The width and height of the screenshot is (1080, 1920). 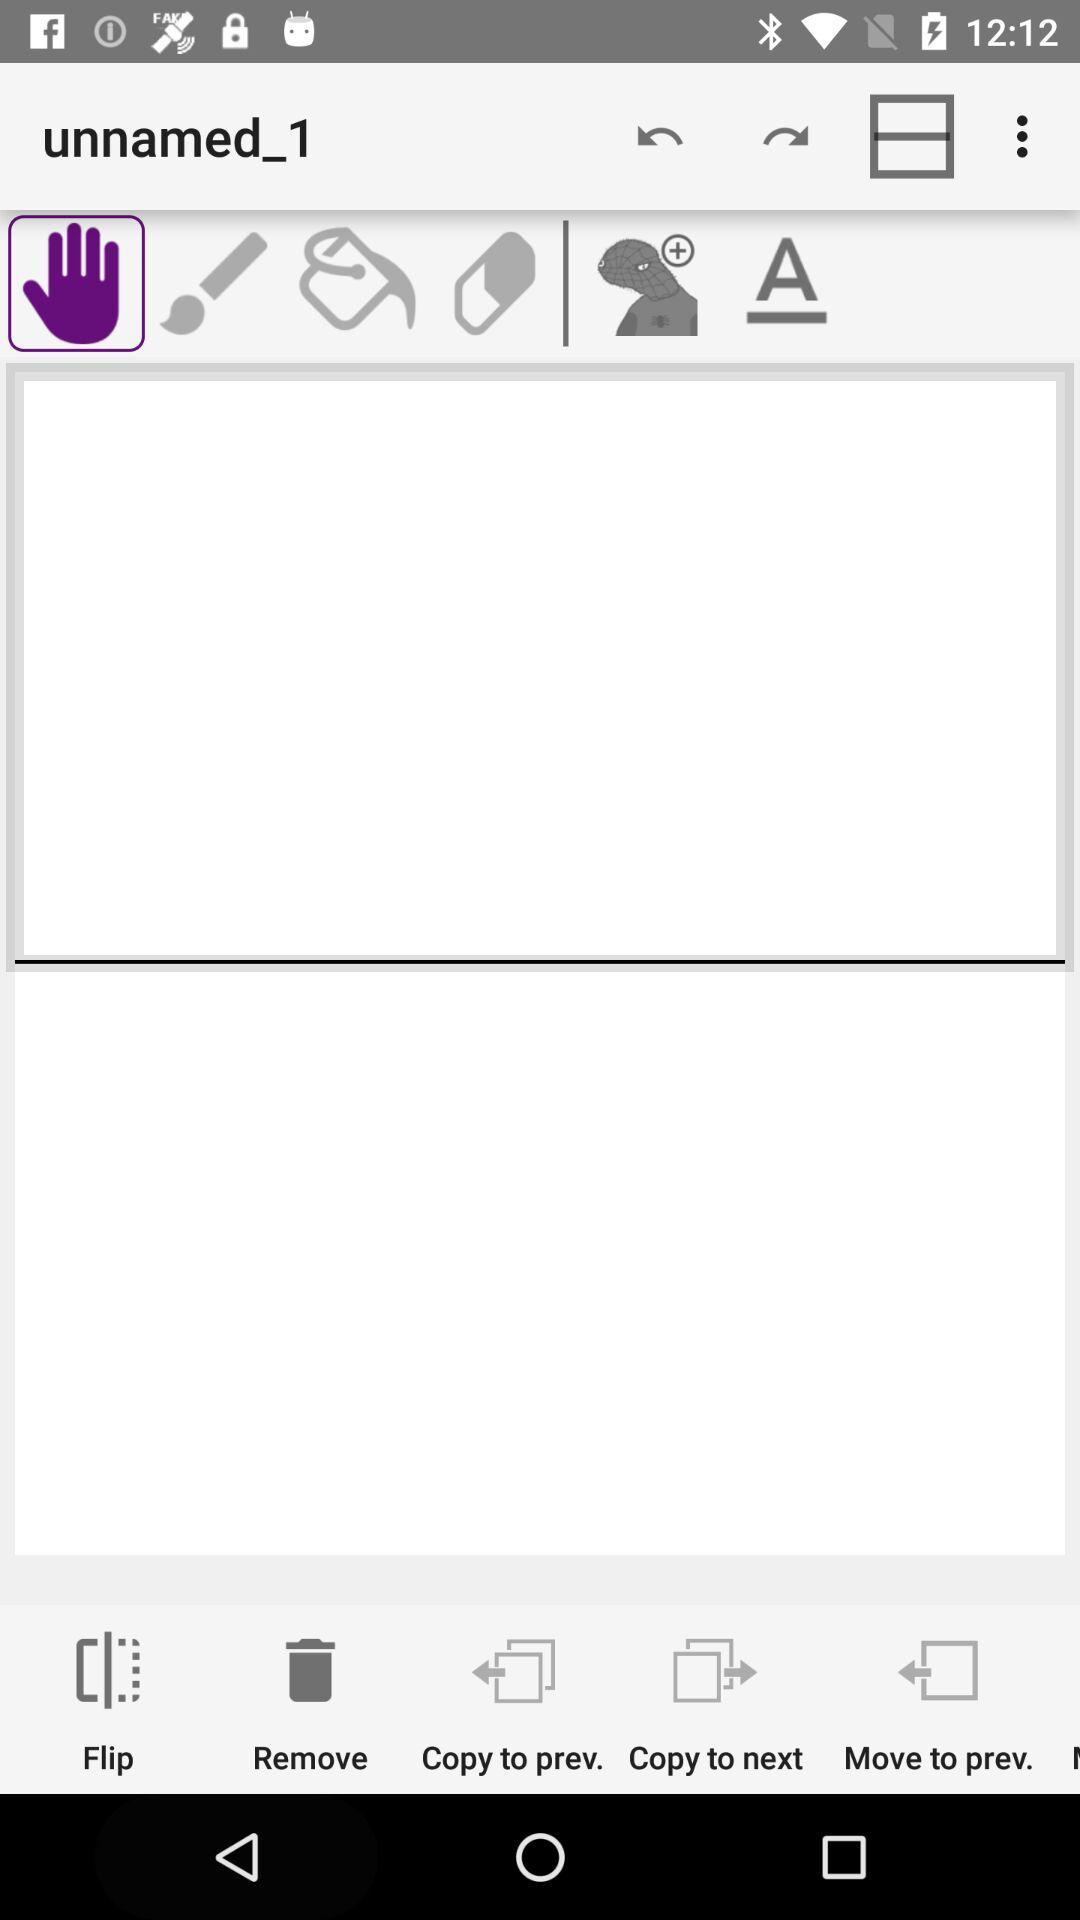 I want to click on picture, so click(x=644, y=282).